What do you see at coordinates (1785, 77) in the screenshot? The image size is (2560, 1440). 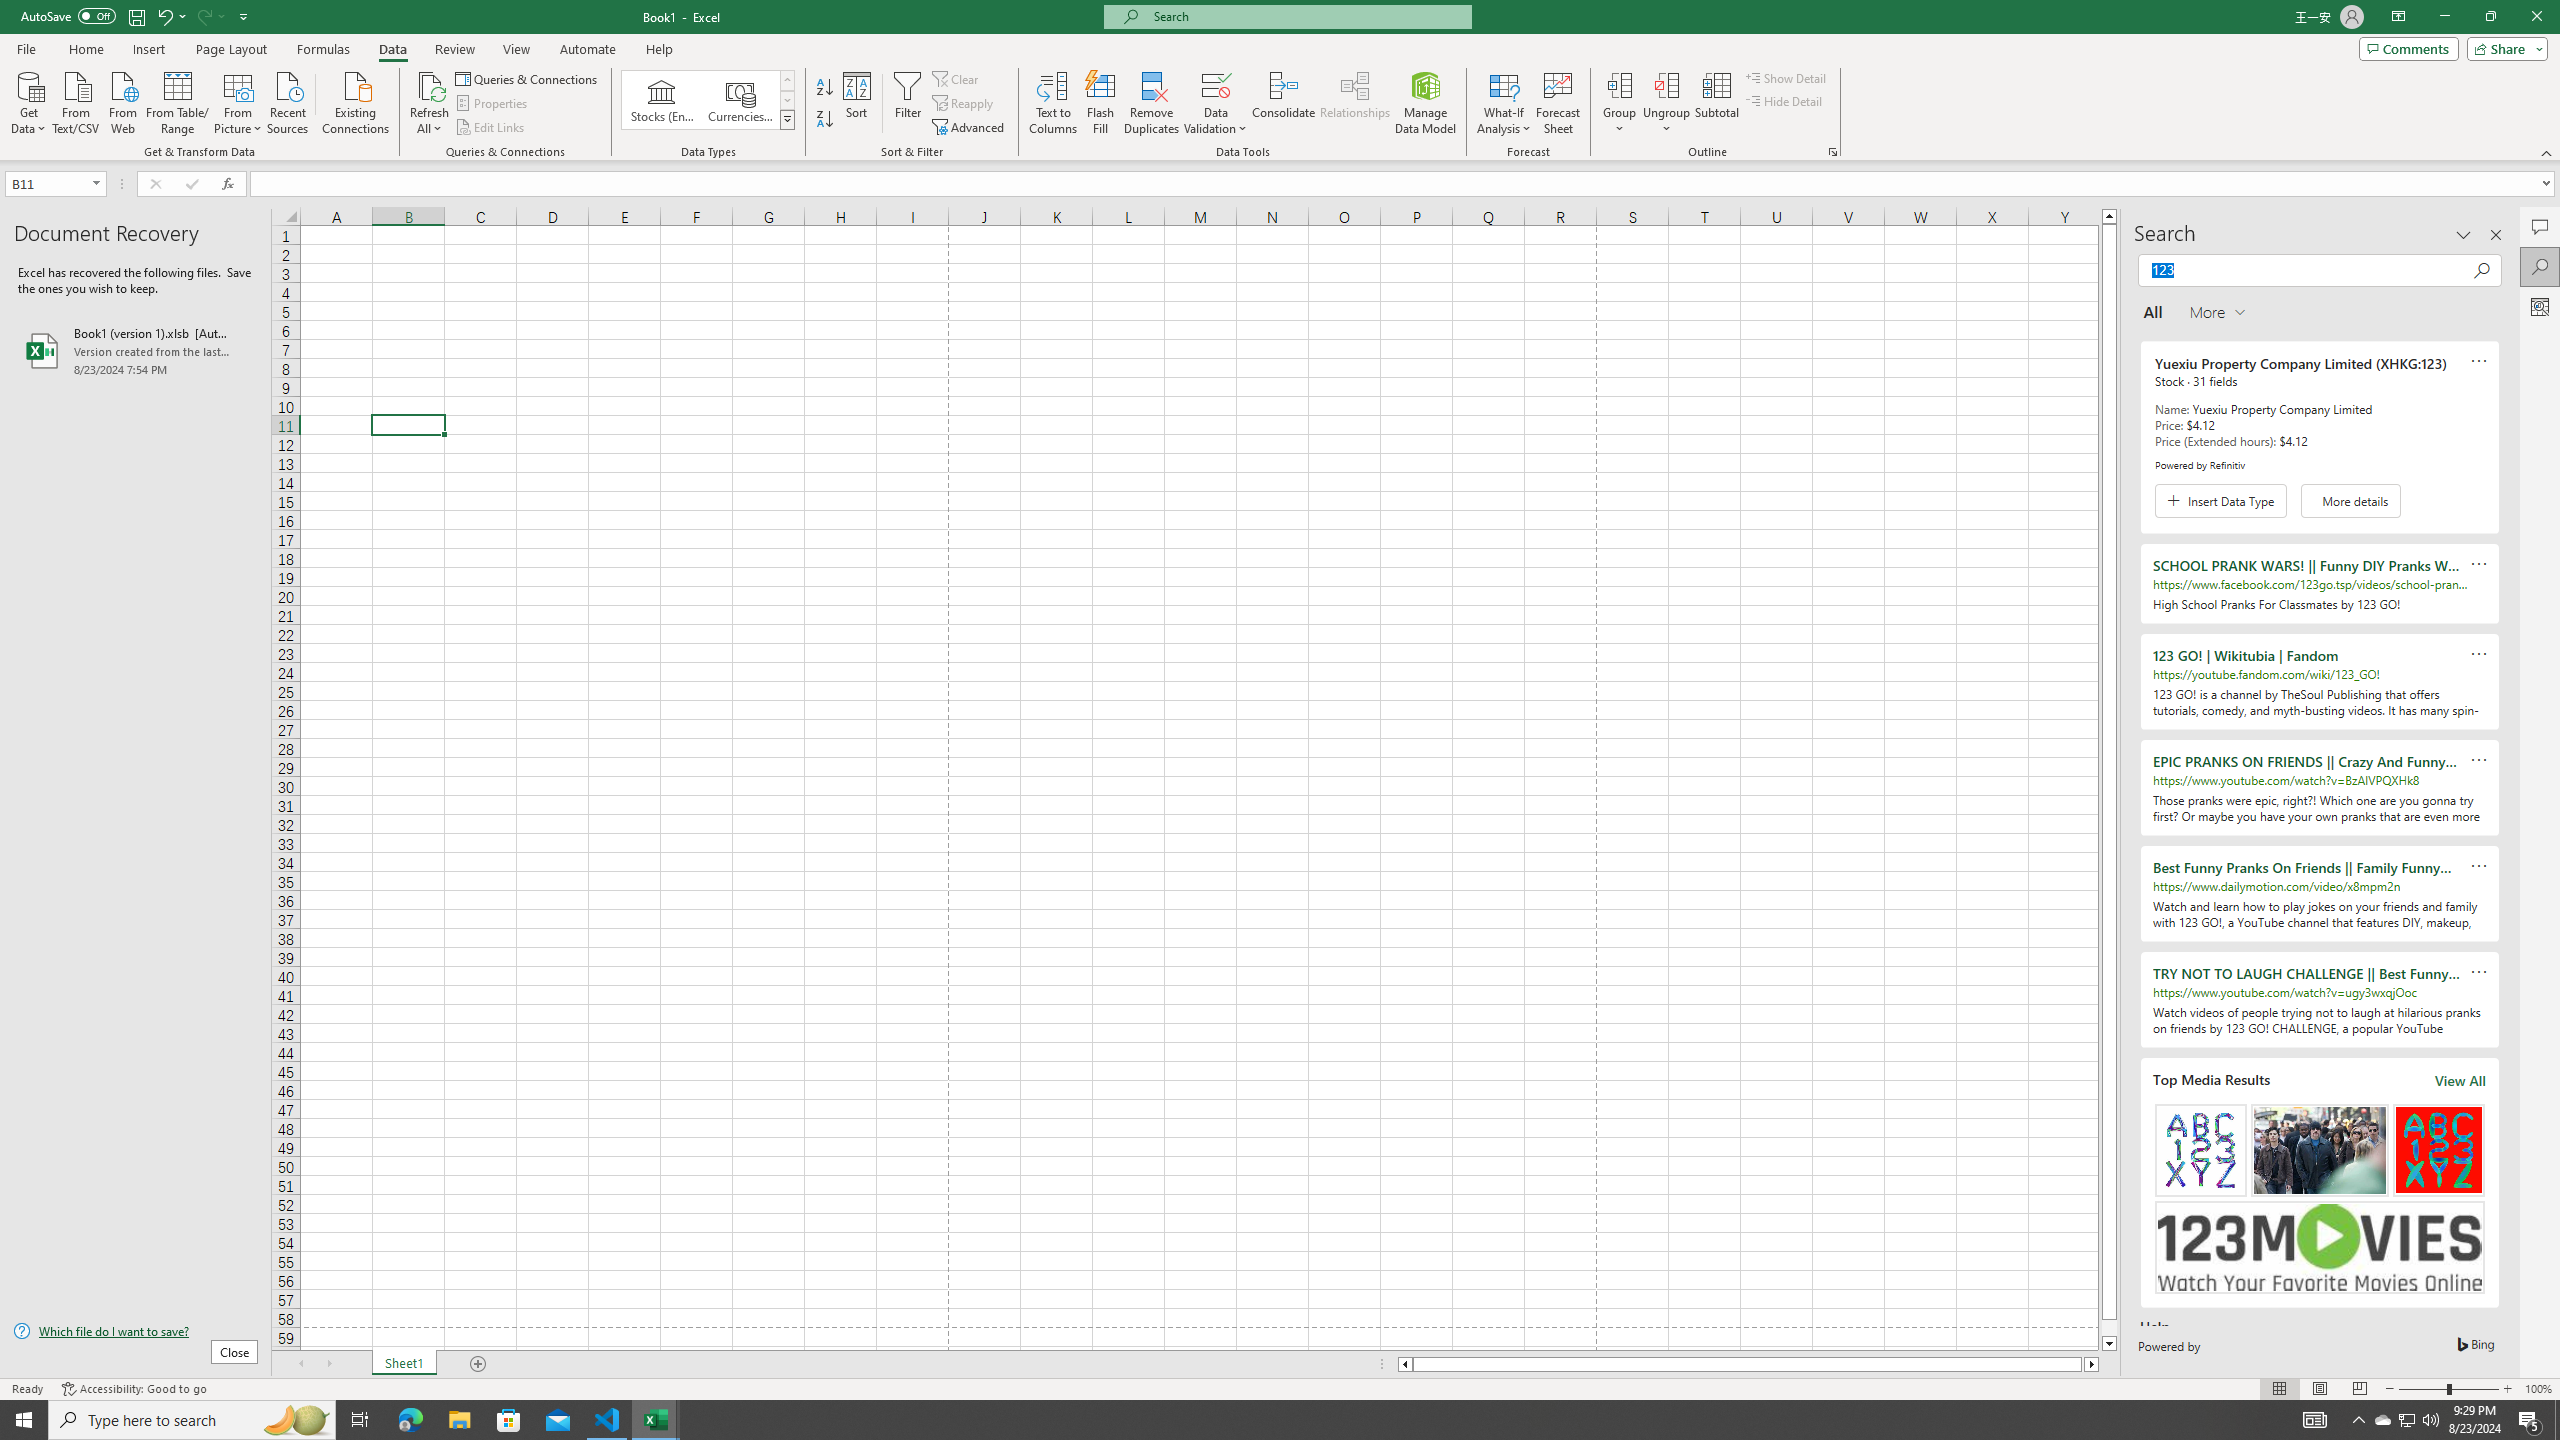 I see `'Show Detail'` at bounding box center [1785, 77].